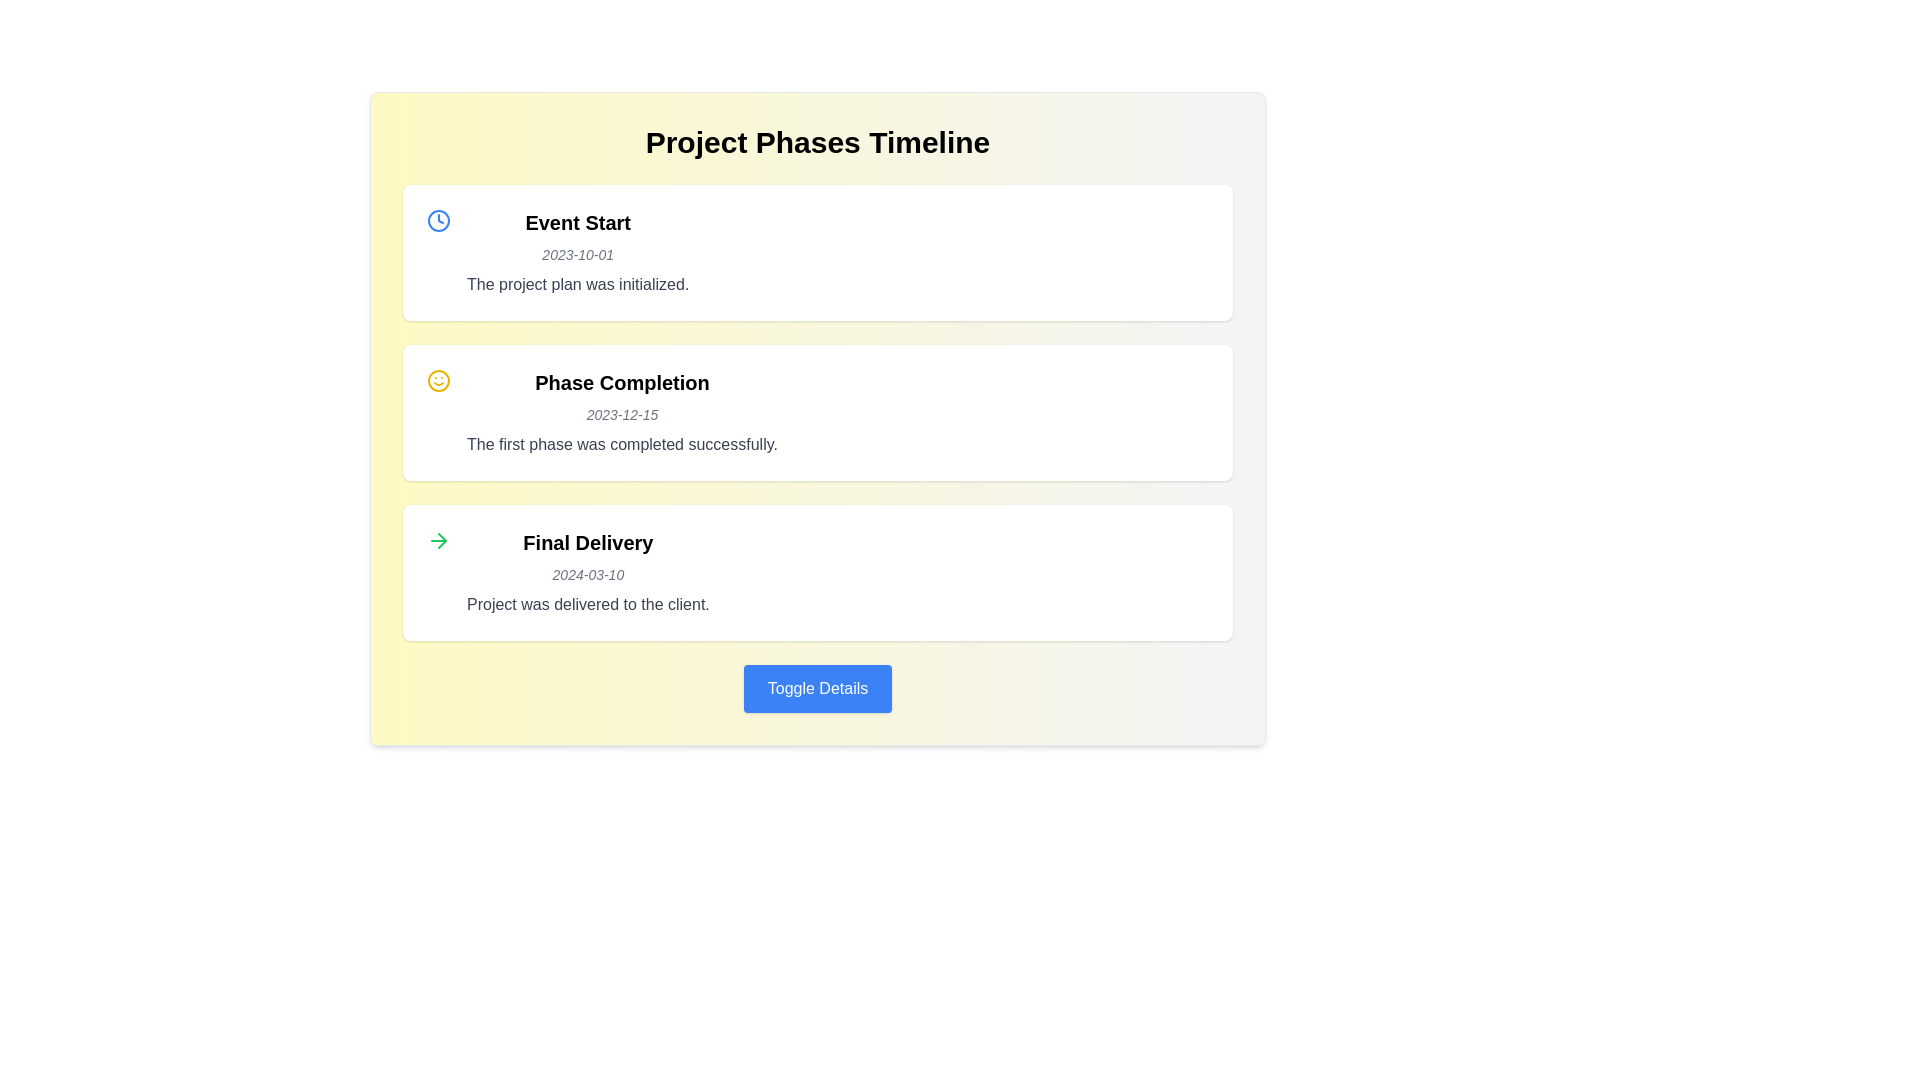 The image size is (1920, 1080). What do you see at coordinates (587, 573) in the screenshot?
I see `the Information Block that summarizes the final delivery phase and its corresponding date, located in the third entry of the vertical timeline display, positioned below the 'Phase Completion' section and above the 'Toggle Details' button` at bounding box center [587, 573].